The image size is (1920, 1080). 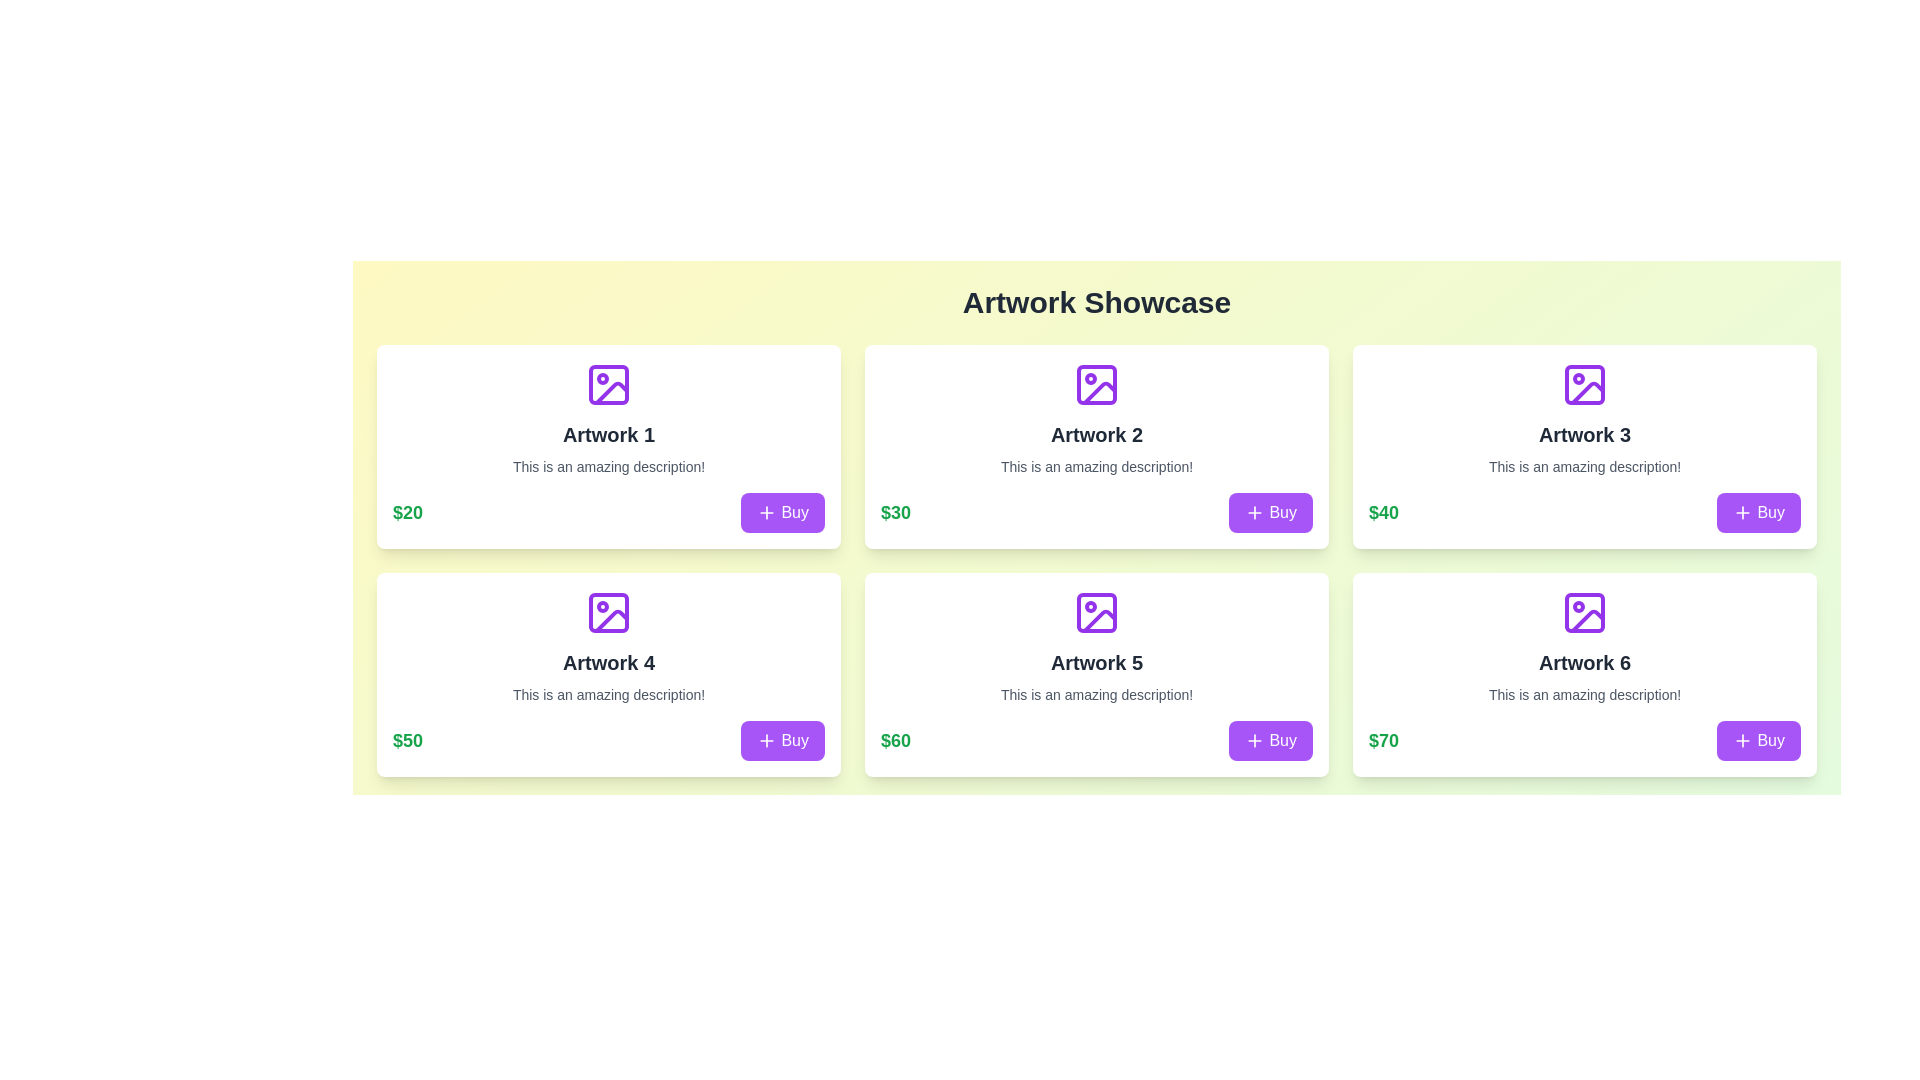 I want to click on the 'Add to Cart' button for 'Artwork 3', so click(x=1758, y=512).